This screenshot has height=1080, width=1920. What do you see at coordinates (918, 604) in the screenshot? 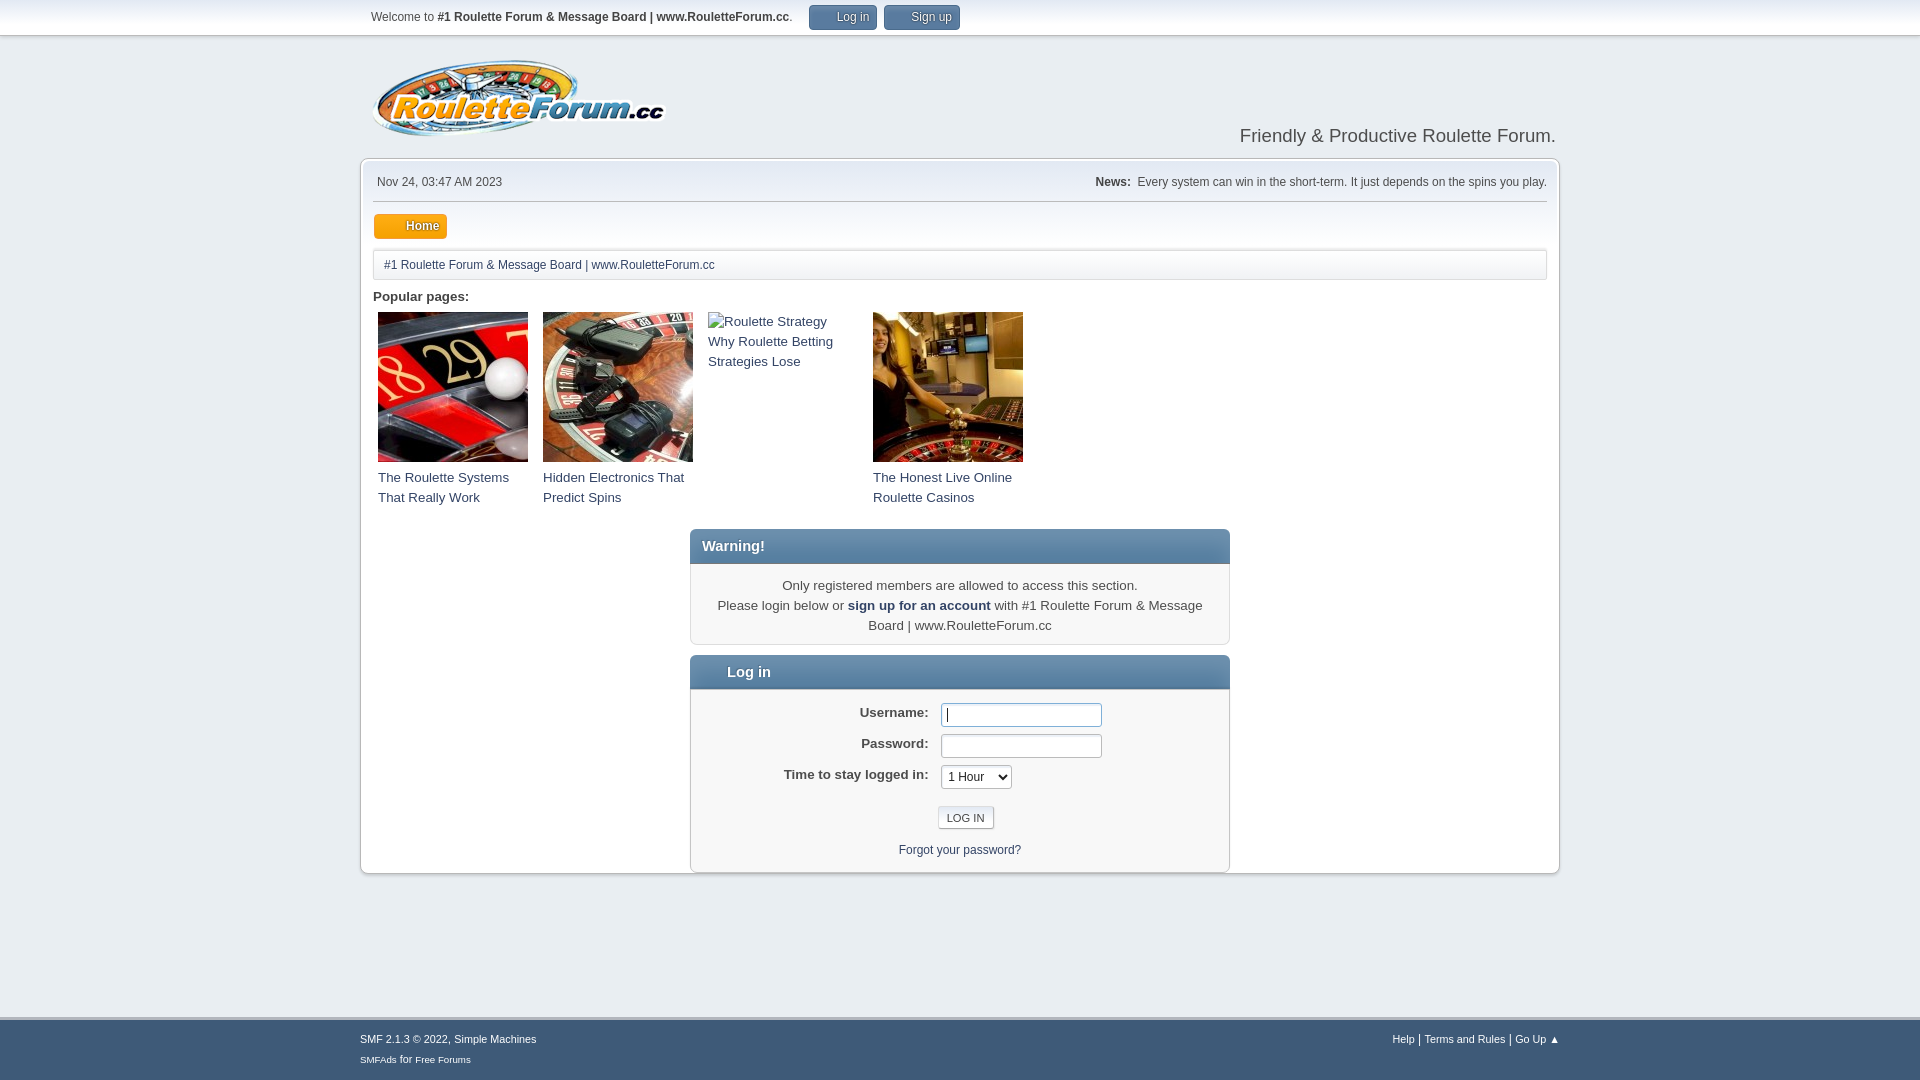
I see `'sign up for an account'` at bounding box center [918, 604].